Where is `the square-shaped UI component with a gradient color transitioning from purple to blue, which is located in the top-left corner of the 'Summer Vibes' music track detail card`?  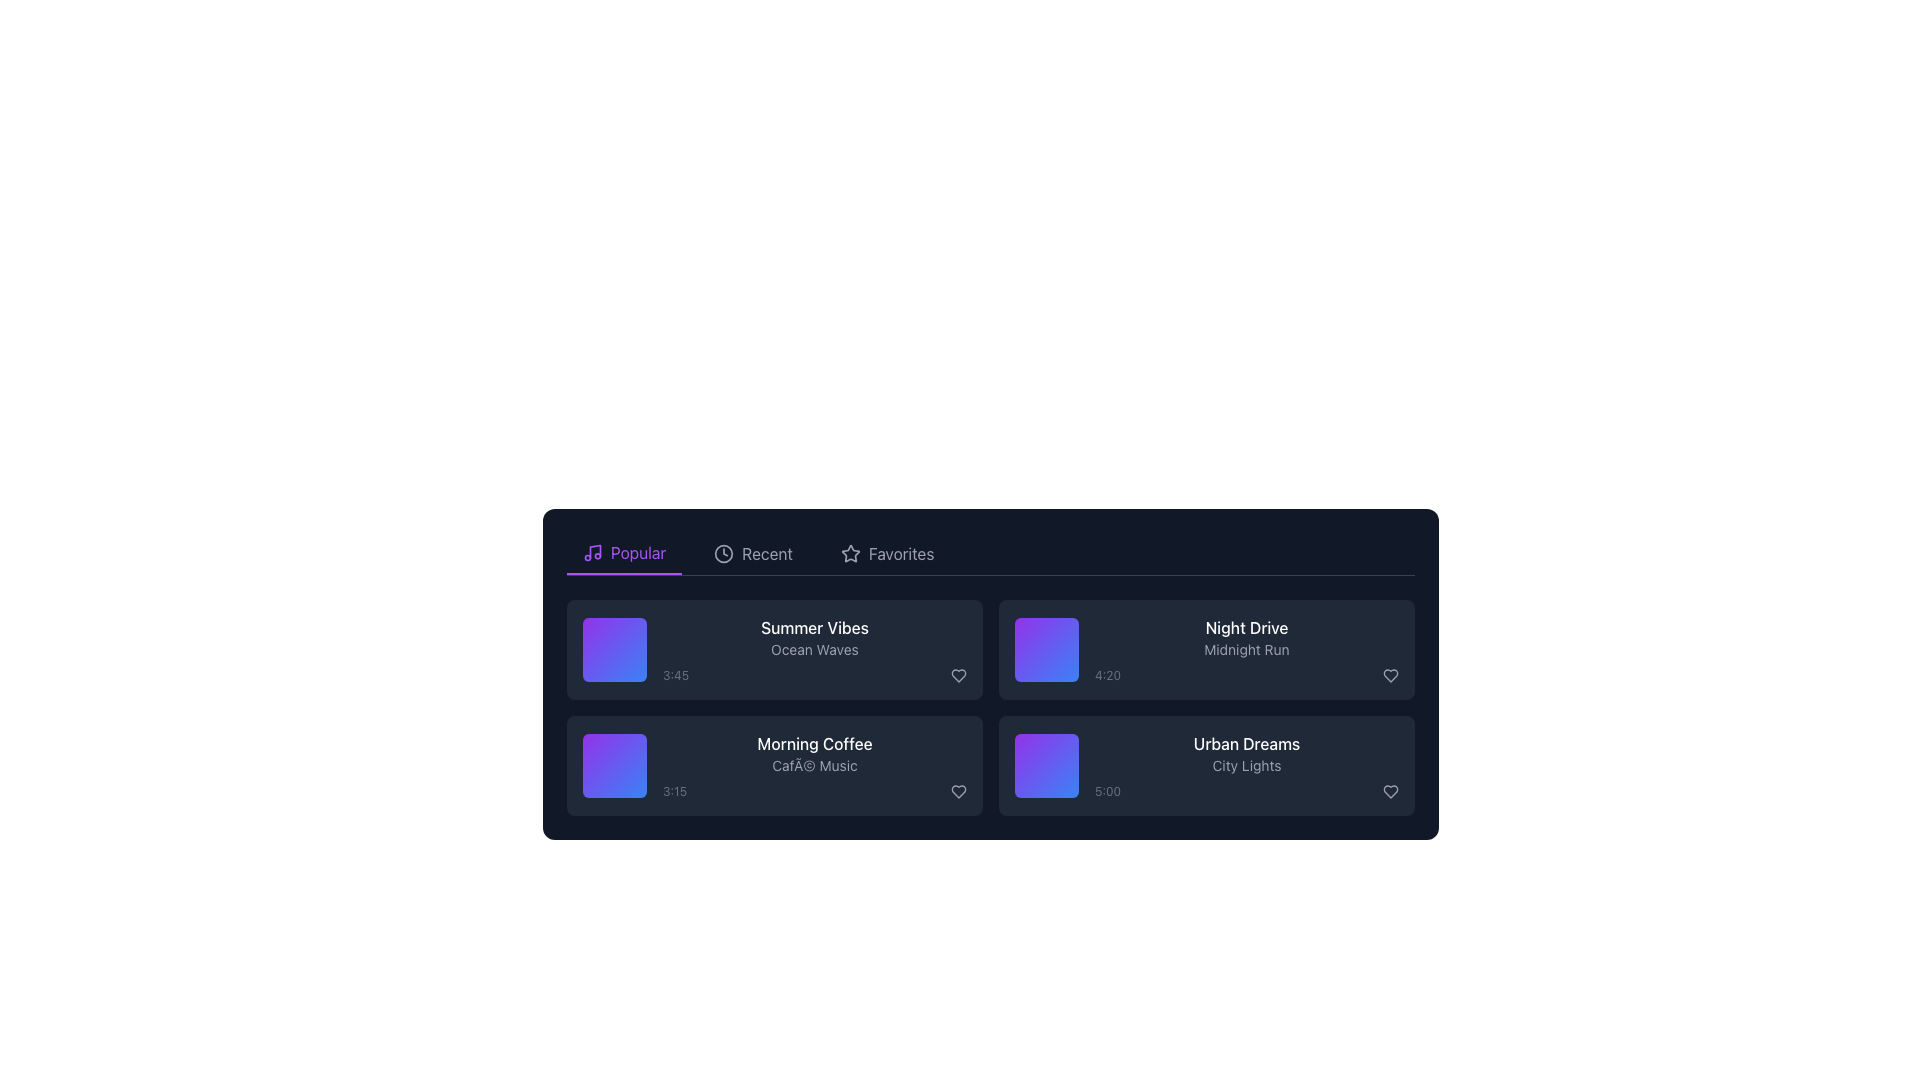
the square-shaped UI component with a gradient color transitioning from purple to blue, which is located in the top-left corner of the 'Summer Vibes' music track detail card is located at coordinates (613, 650).